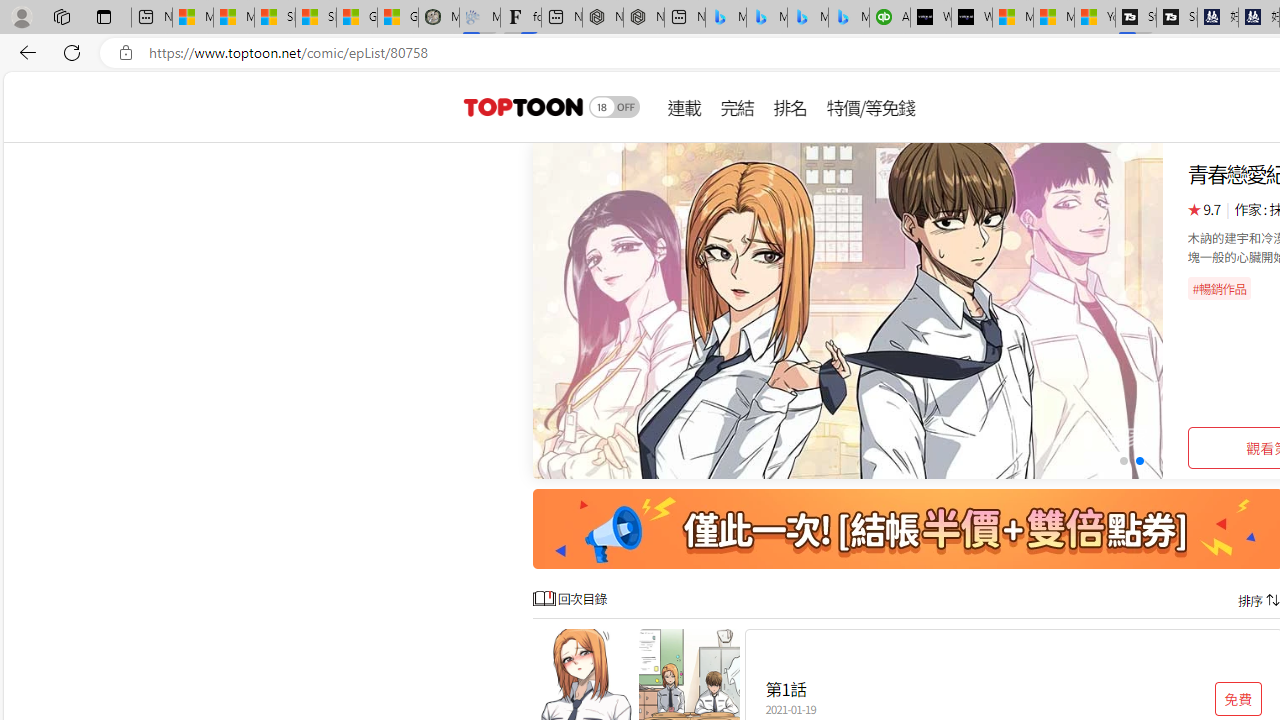 The image size is (1280, 720). I want to click on 'Gilma and Hector both pose tropical trouble for Hawaii', so click(398, 17).